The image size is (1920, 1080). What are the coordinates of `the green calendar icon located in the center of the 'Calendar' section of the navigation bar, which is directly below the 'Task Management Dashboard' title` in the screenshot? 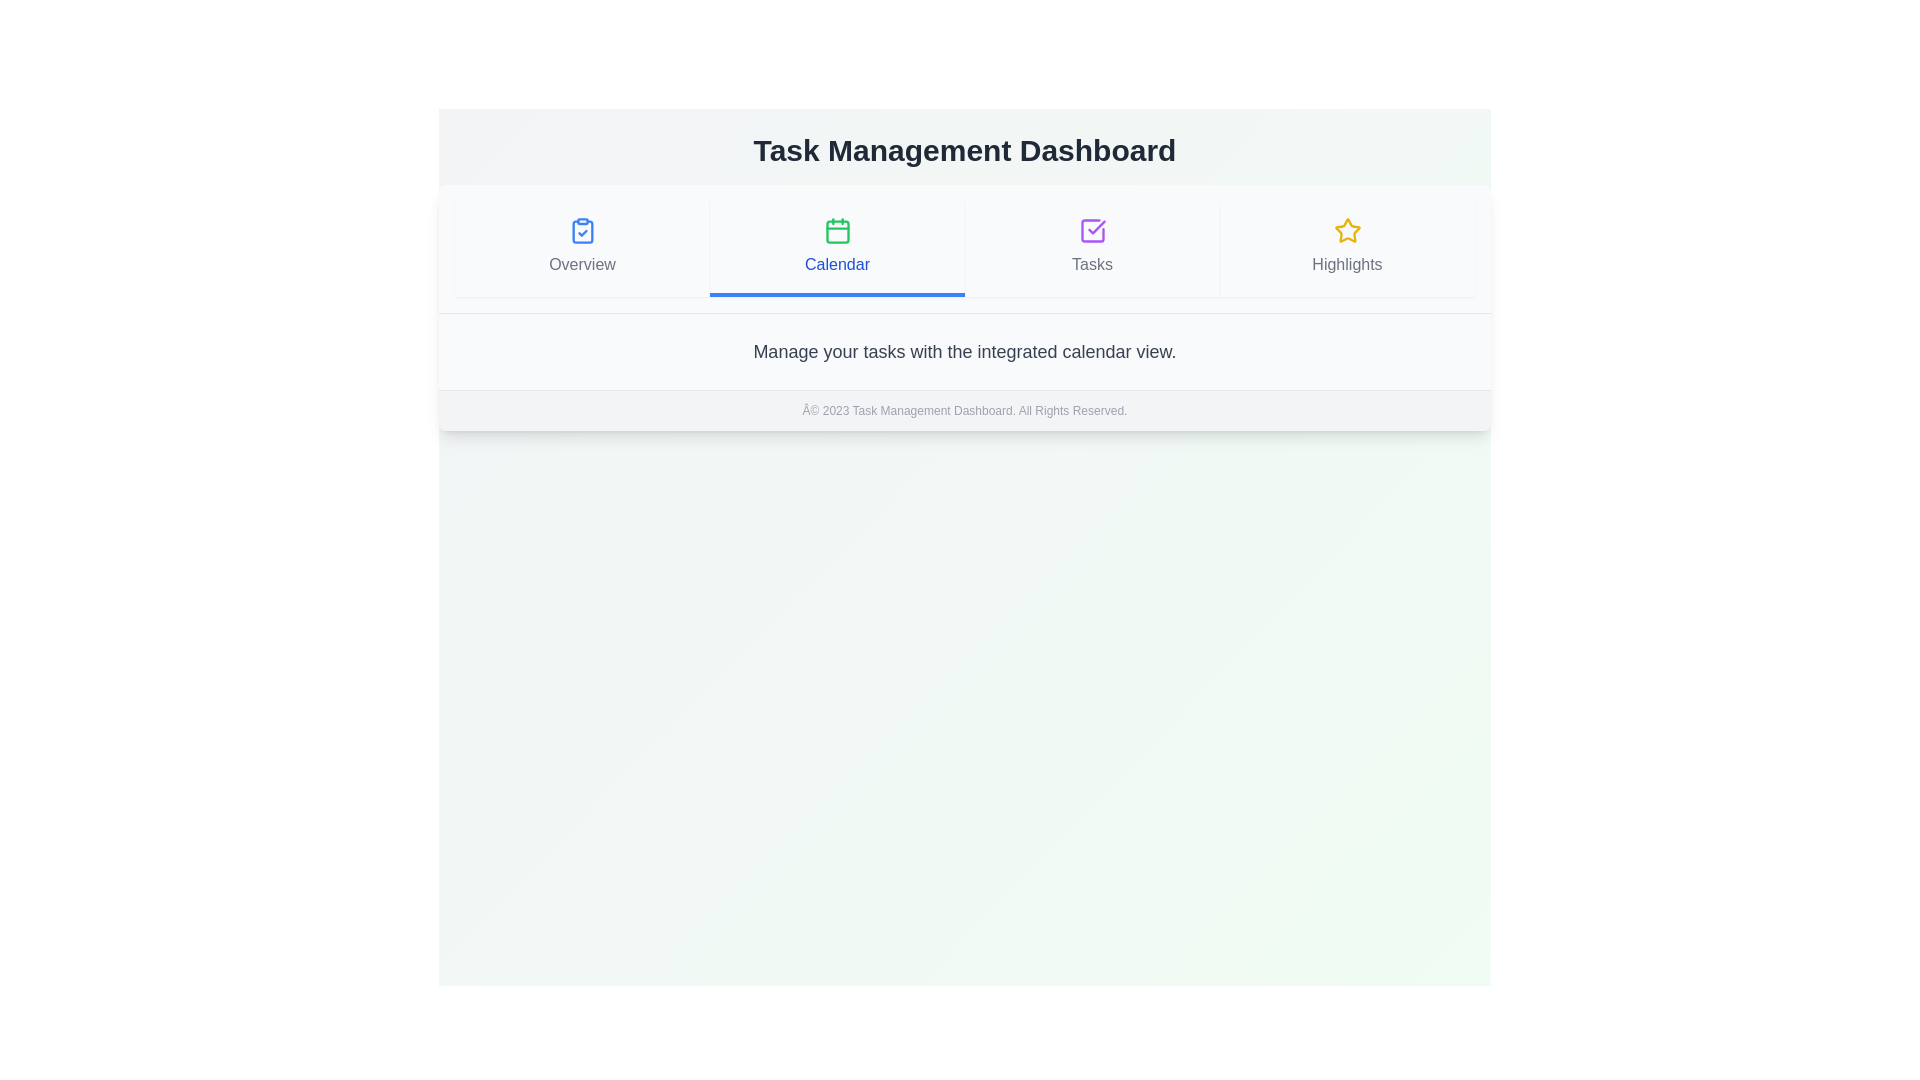 It's located at (837, 230).